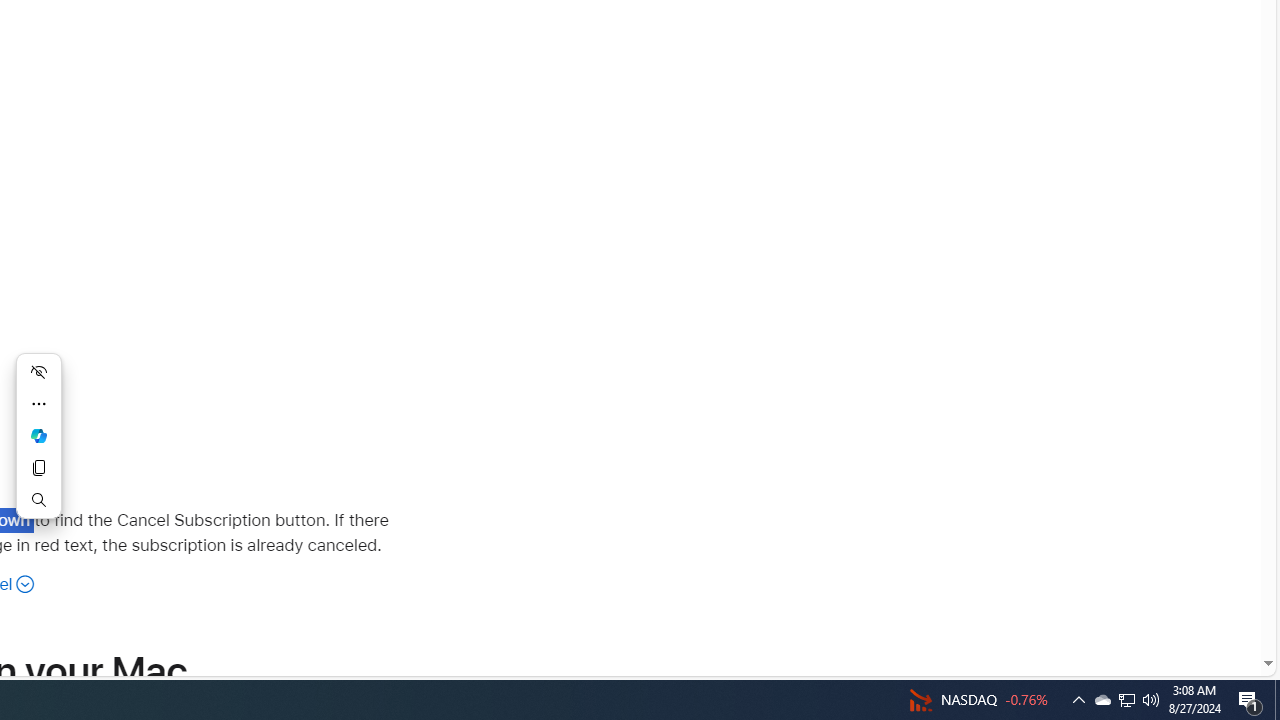 This screenshot has width=1280, height=720. I want to click on 'Copy', so click(39, 468).